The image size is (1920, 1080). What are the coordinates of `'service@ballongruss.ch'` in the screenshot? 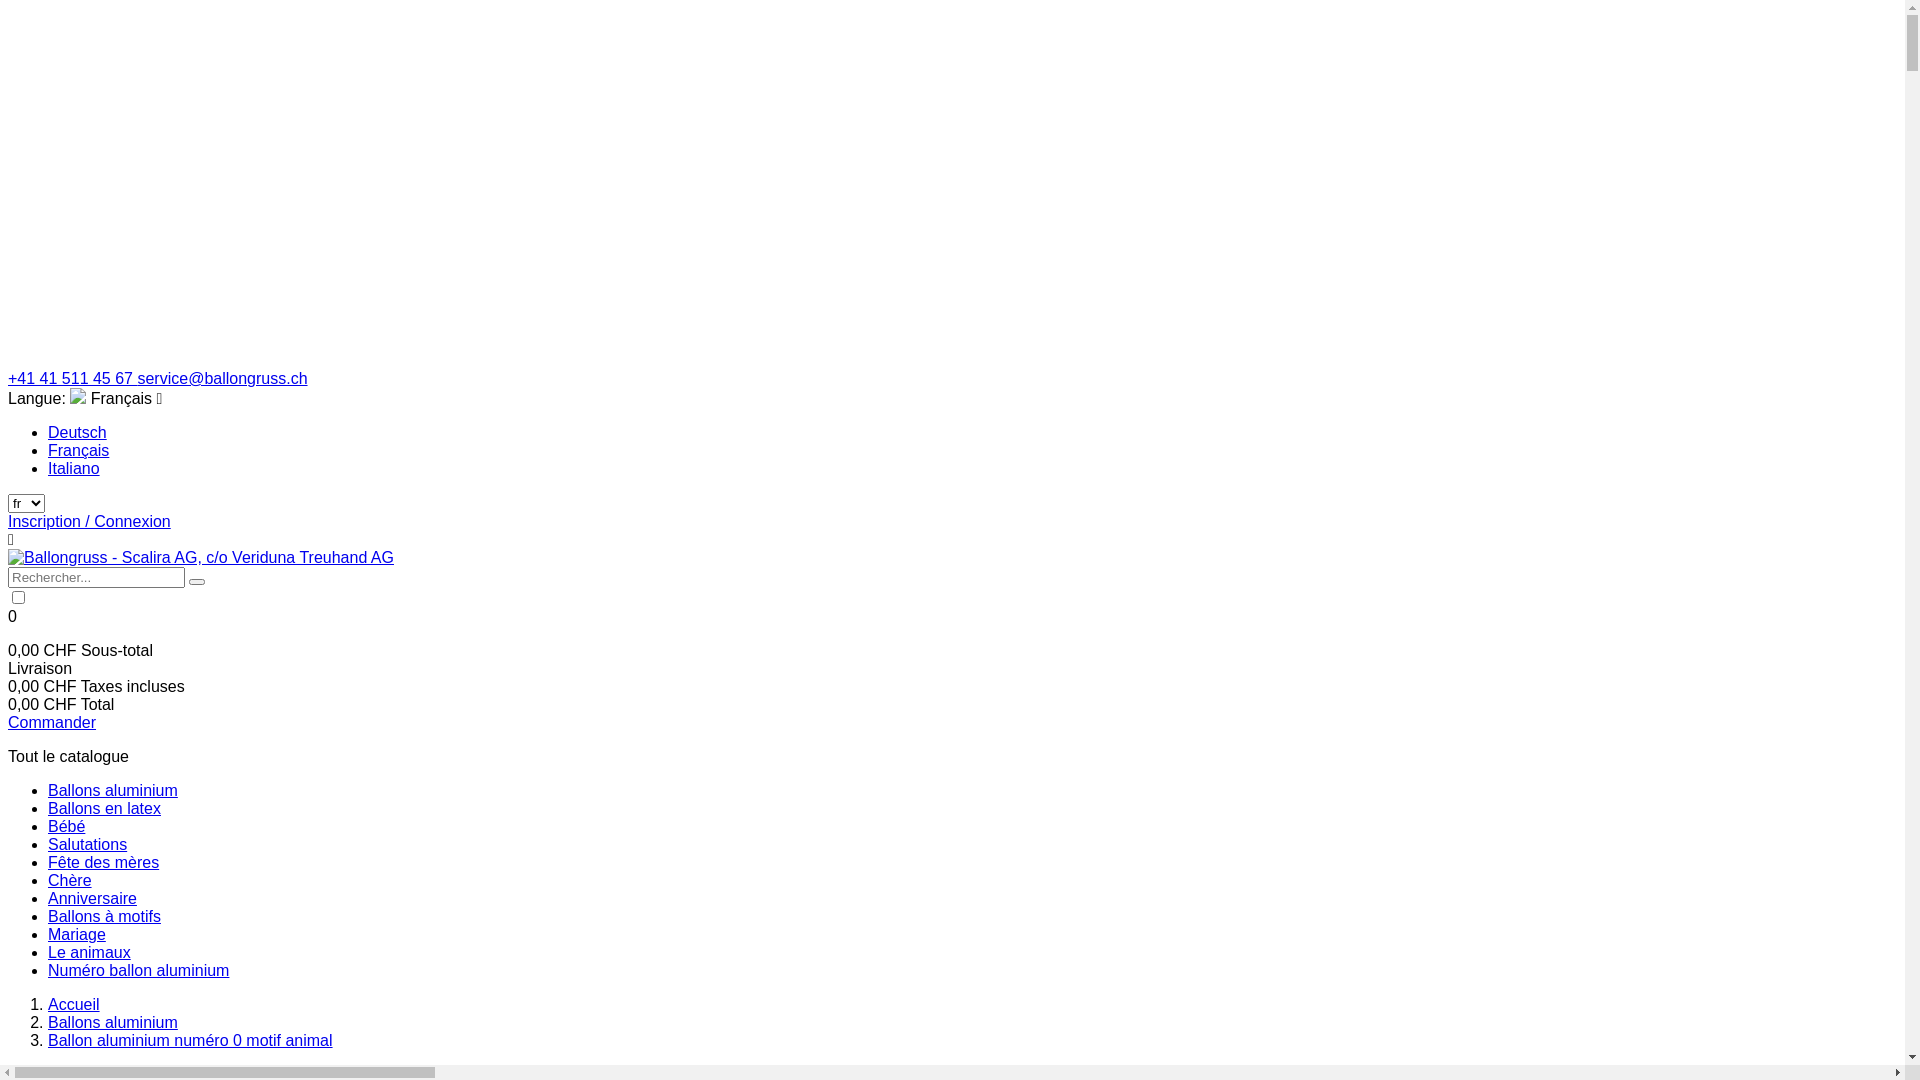 It's located at (221, 378).